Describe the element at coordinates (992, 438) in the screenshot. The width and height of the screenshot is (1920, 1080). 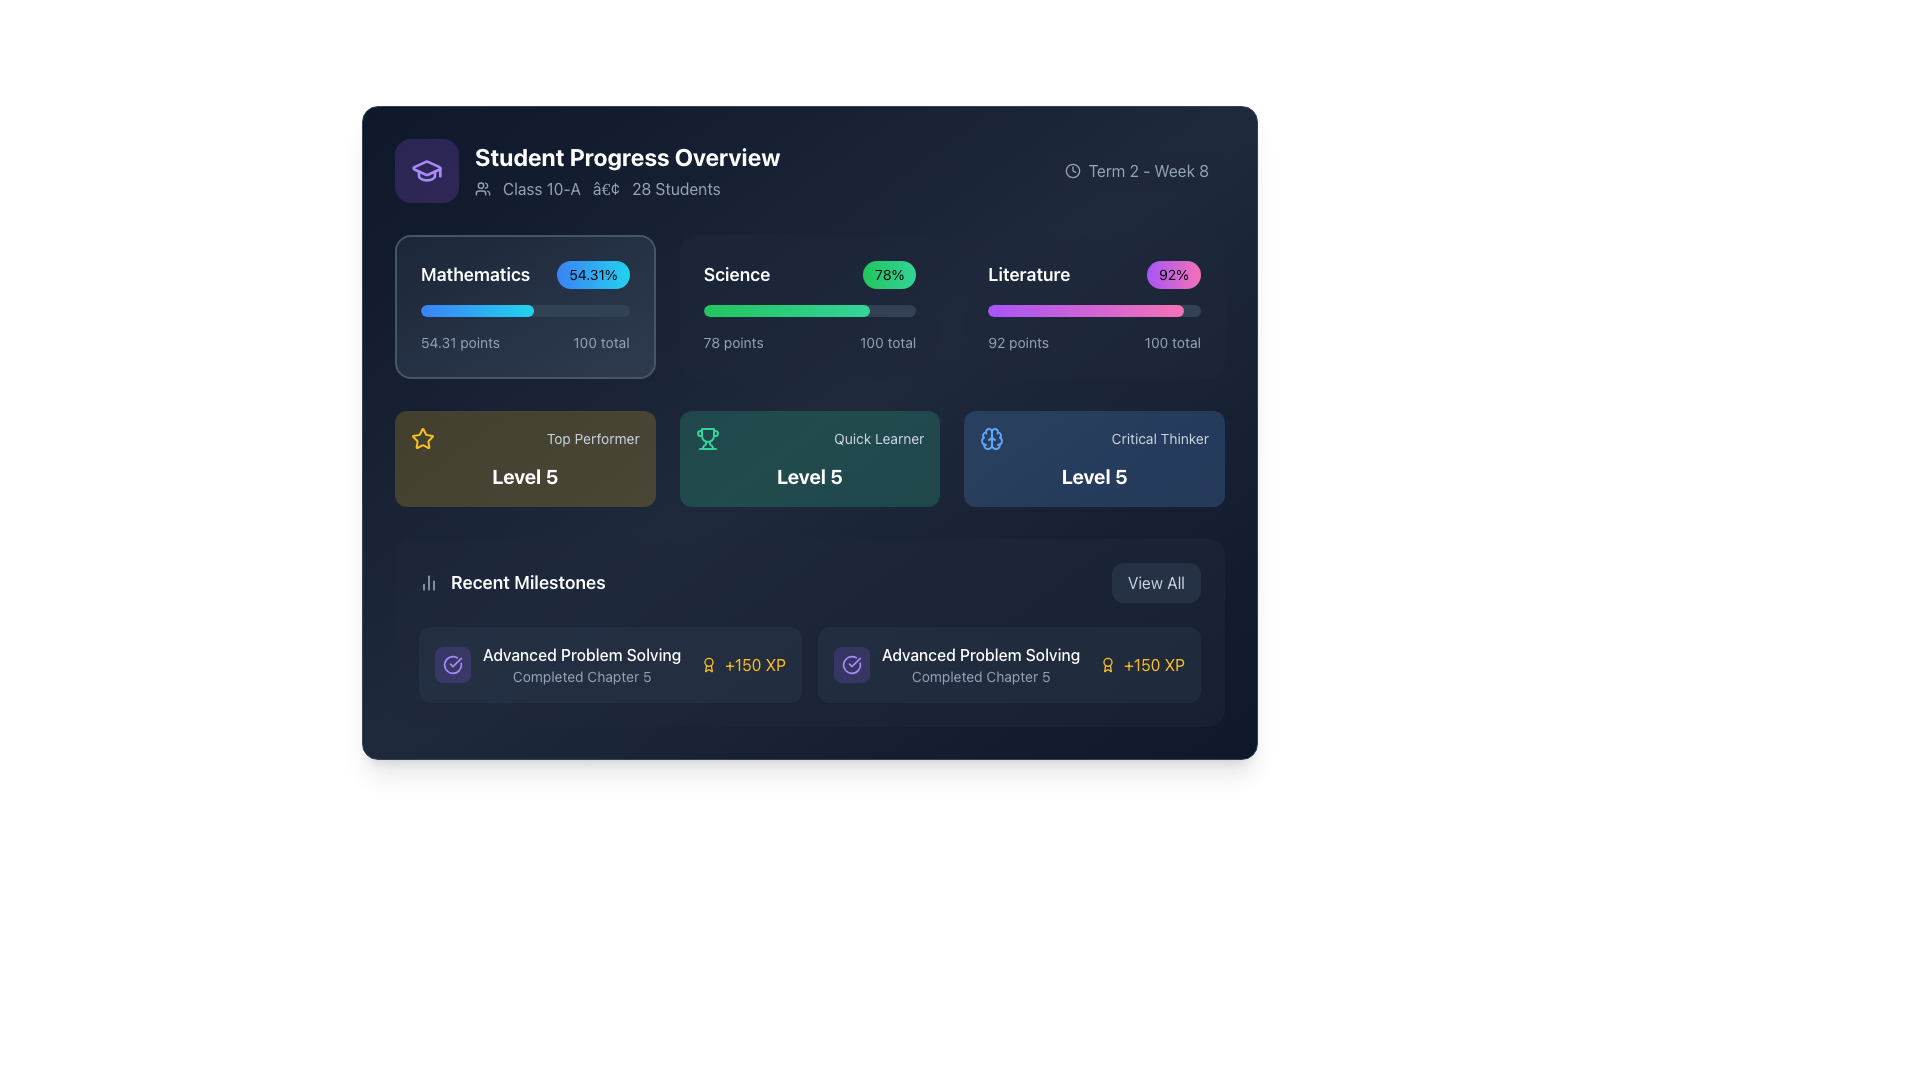
I see `the blue stylized brain outline SVG icon located on the far-left side of the 'Critical Thinker' group` at that location.